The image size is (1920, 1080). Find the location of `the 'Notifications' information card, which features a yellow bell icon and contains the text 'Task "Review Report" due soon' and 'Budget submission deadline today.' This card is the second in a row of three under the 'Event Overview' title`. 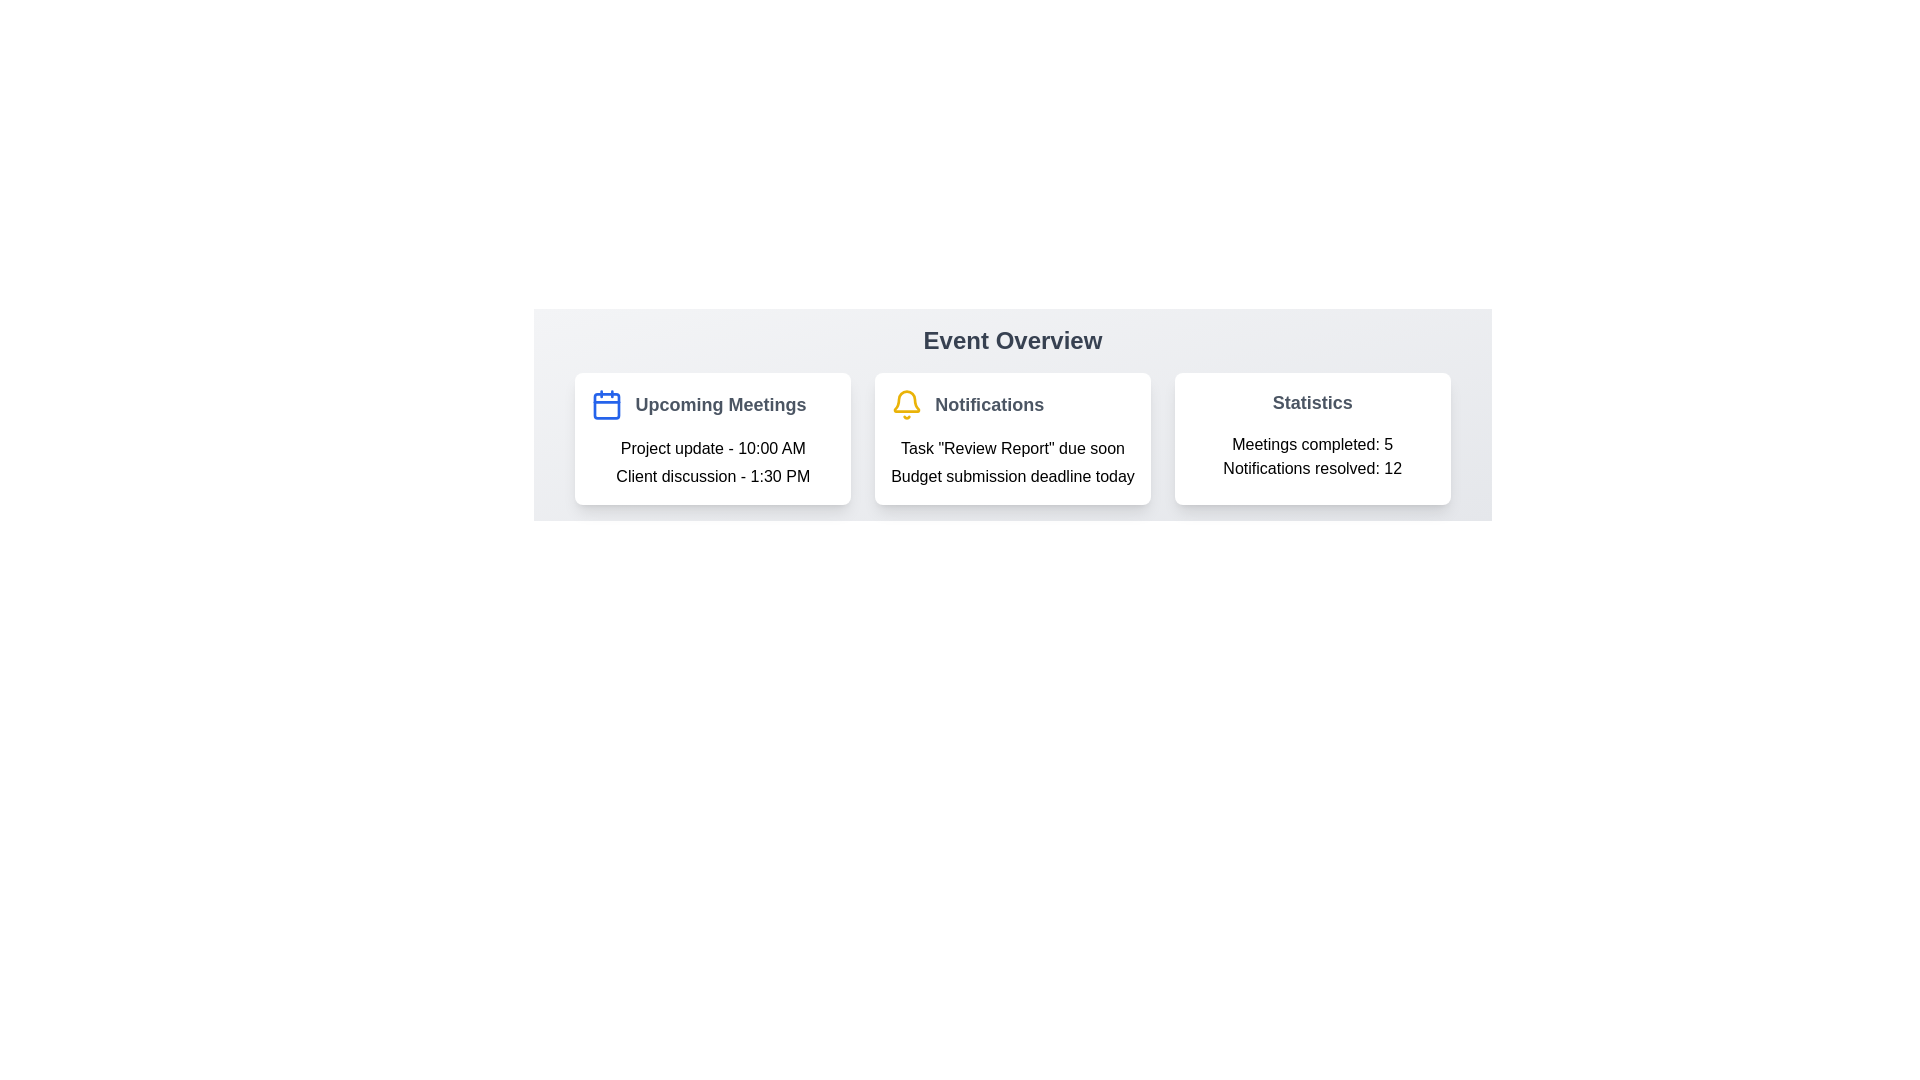

the 'Notifications' information card, which features a yellow bell icon and contains the text 'Task "Review Report" due soon' and 'Budget submission deadline today.' This card is the second in a row of three under the 'Event Overview' title is located at coordinates (1012, 414).